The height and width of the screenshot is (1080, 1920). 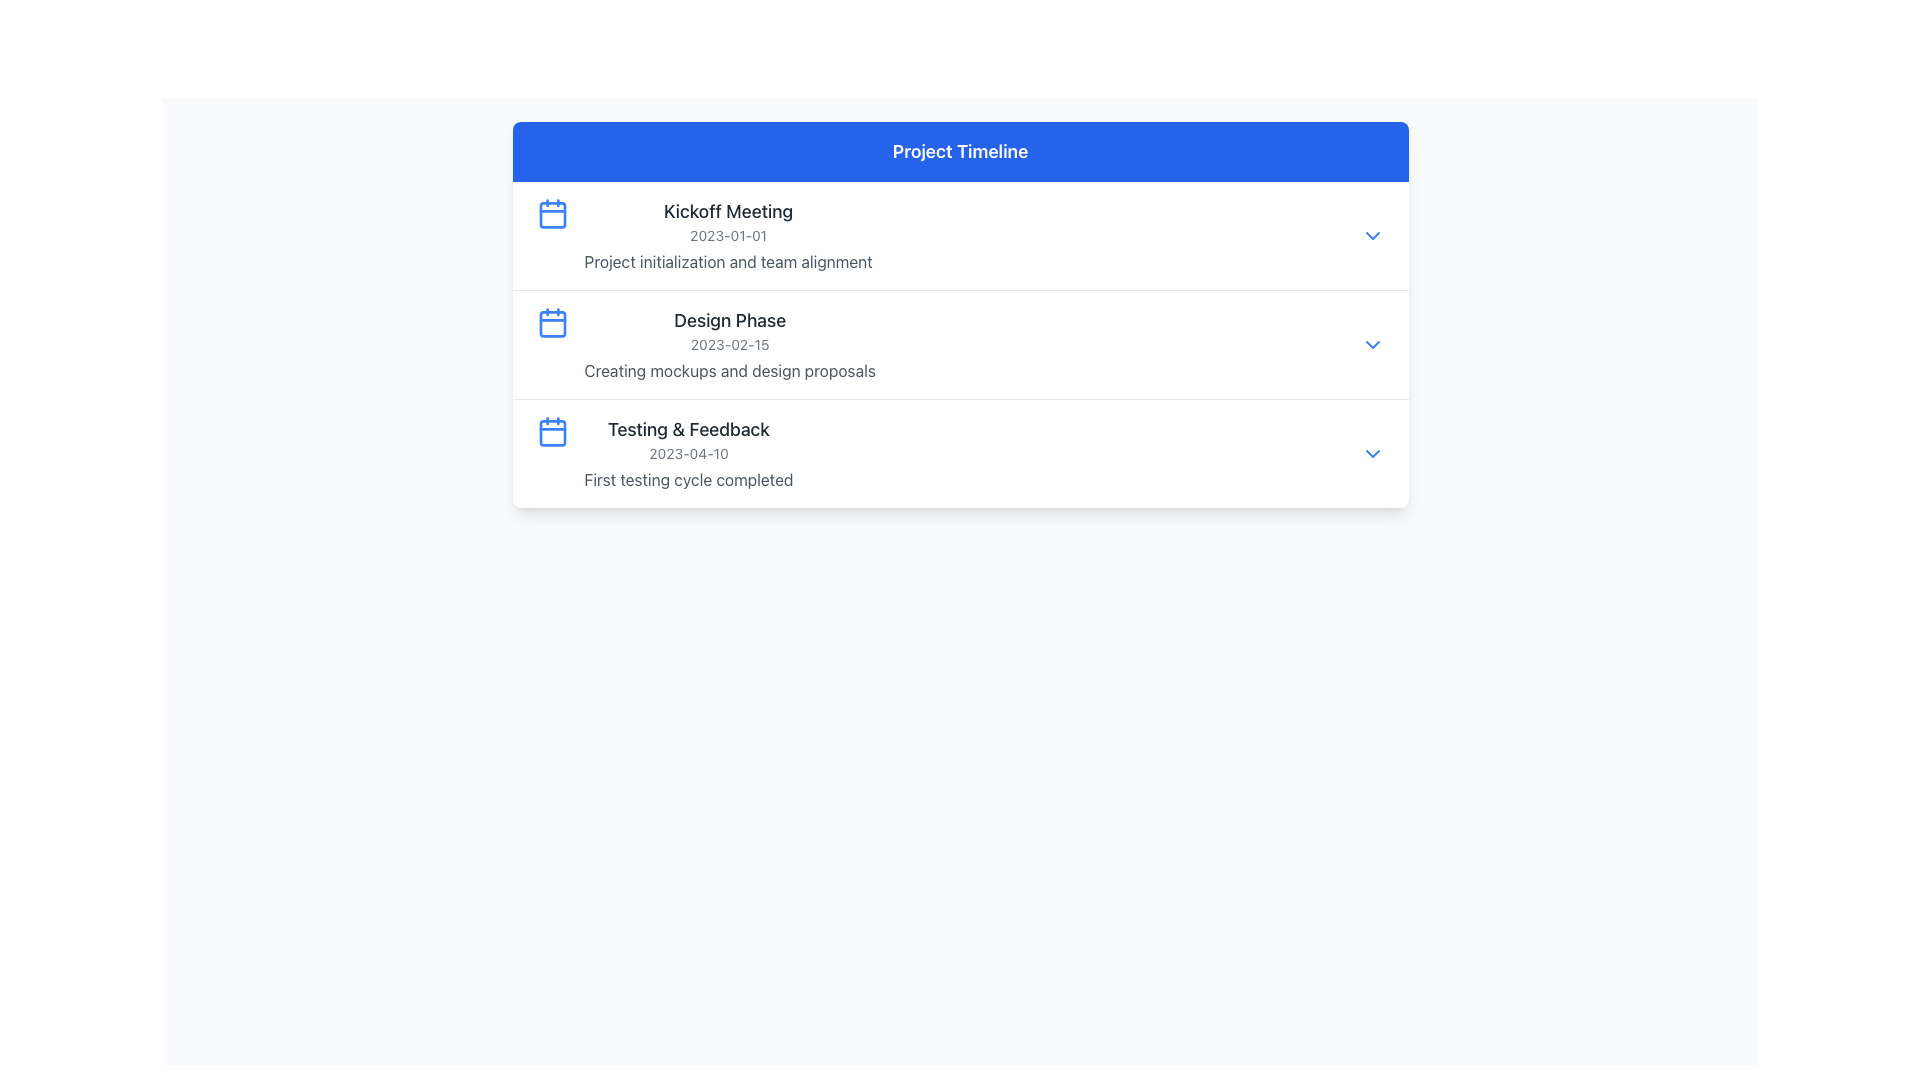 I want to click on the blue downward chevron button icon located to the far right of the 'Design Phase' section in the Project Timeline interface, so click(x=1371, y=343).